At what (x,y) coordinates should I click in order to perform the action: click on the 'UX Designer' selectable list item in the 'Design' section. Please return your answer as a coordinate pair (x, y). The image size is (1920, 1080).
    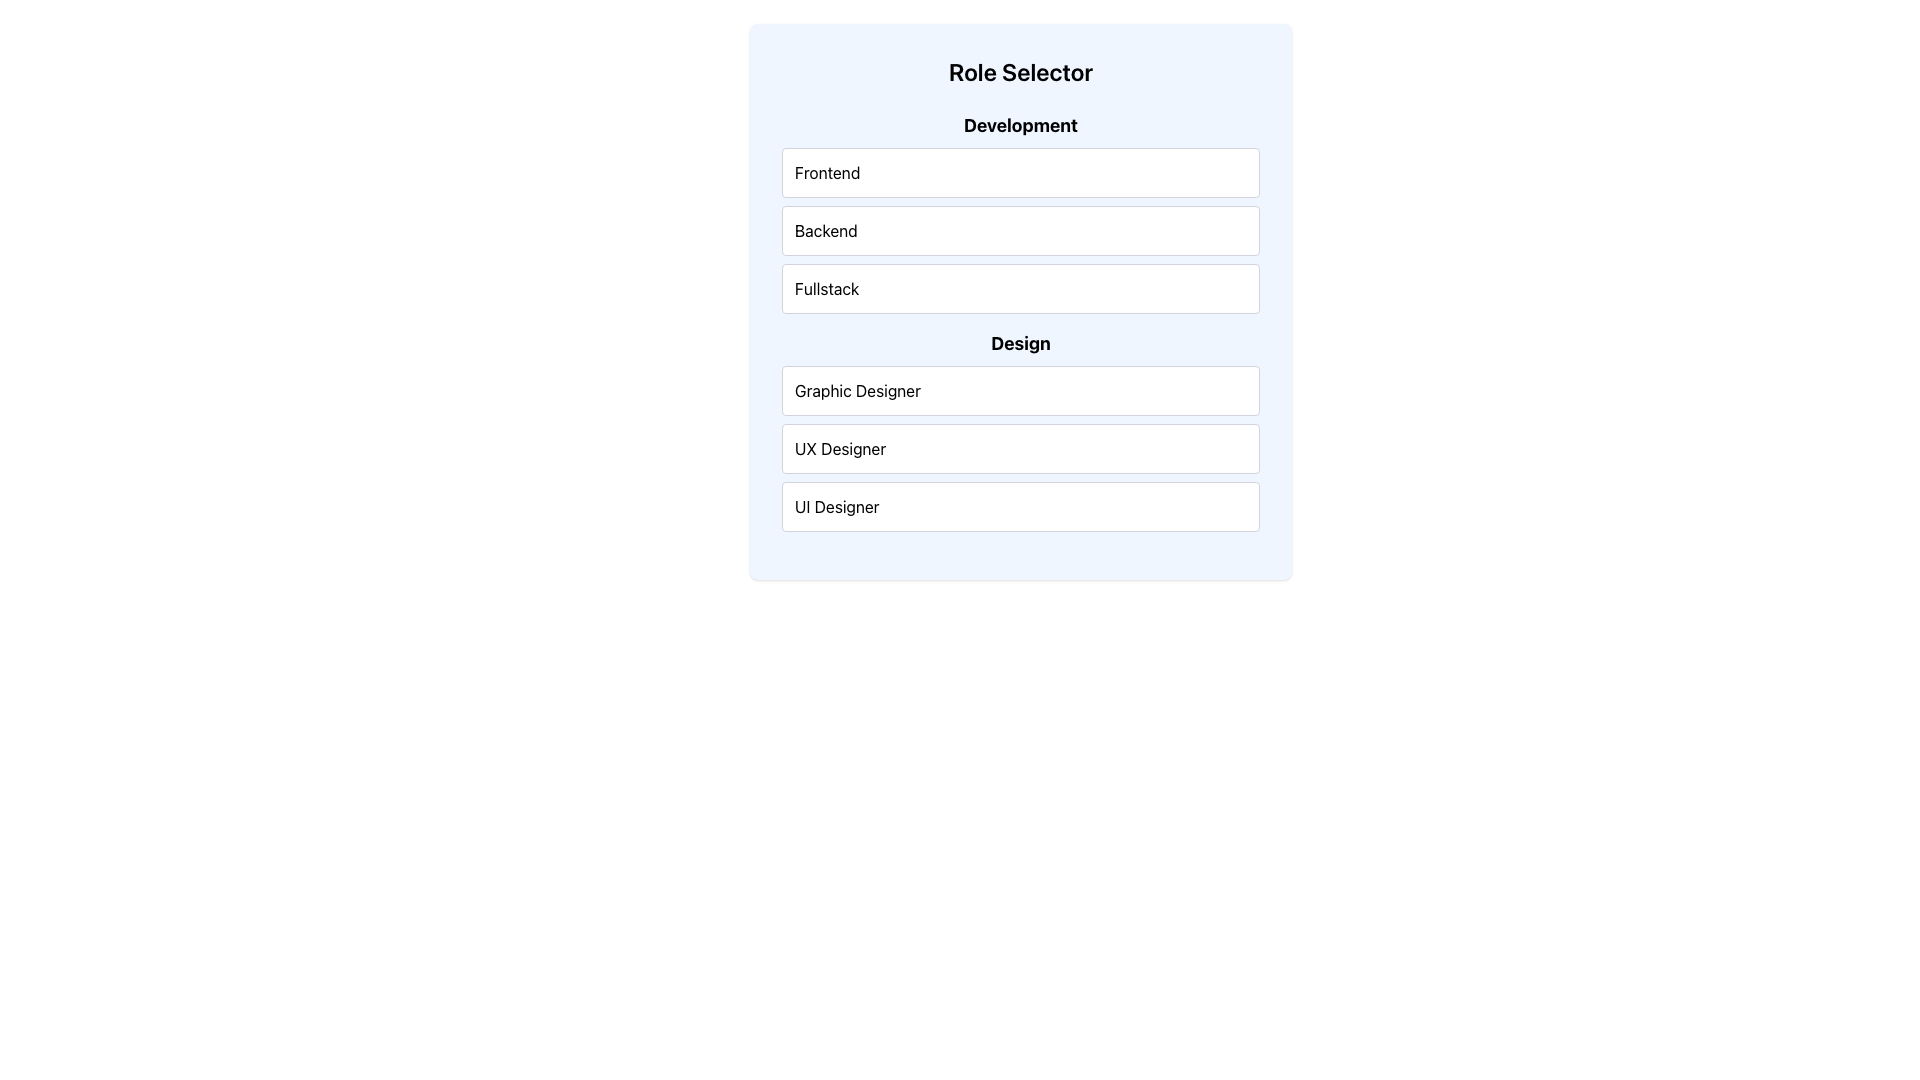
    Looking at the image, I should click on (1021, 447).